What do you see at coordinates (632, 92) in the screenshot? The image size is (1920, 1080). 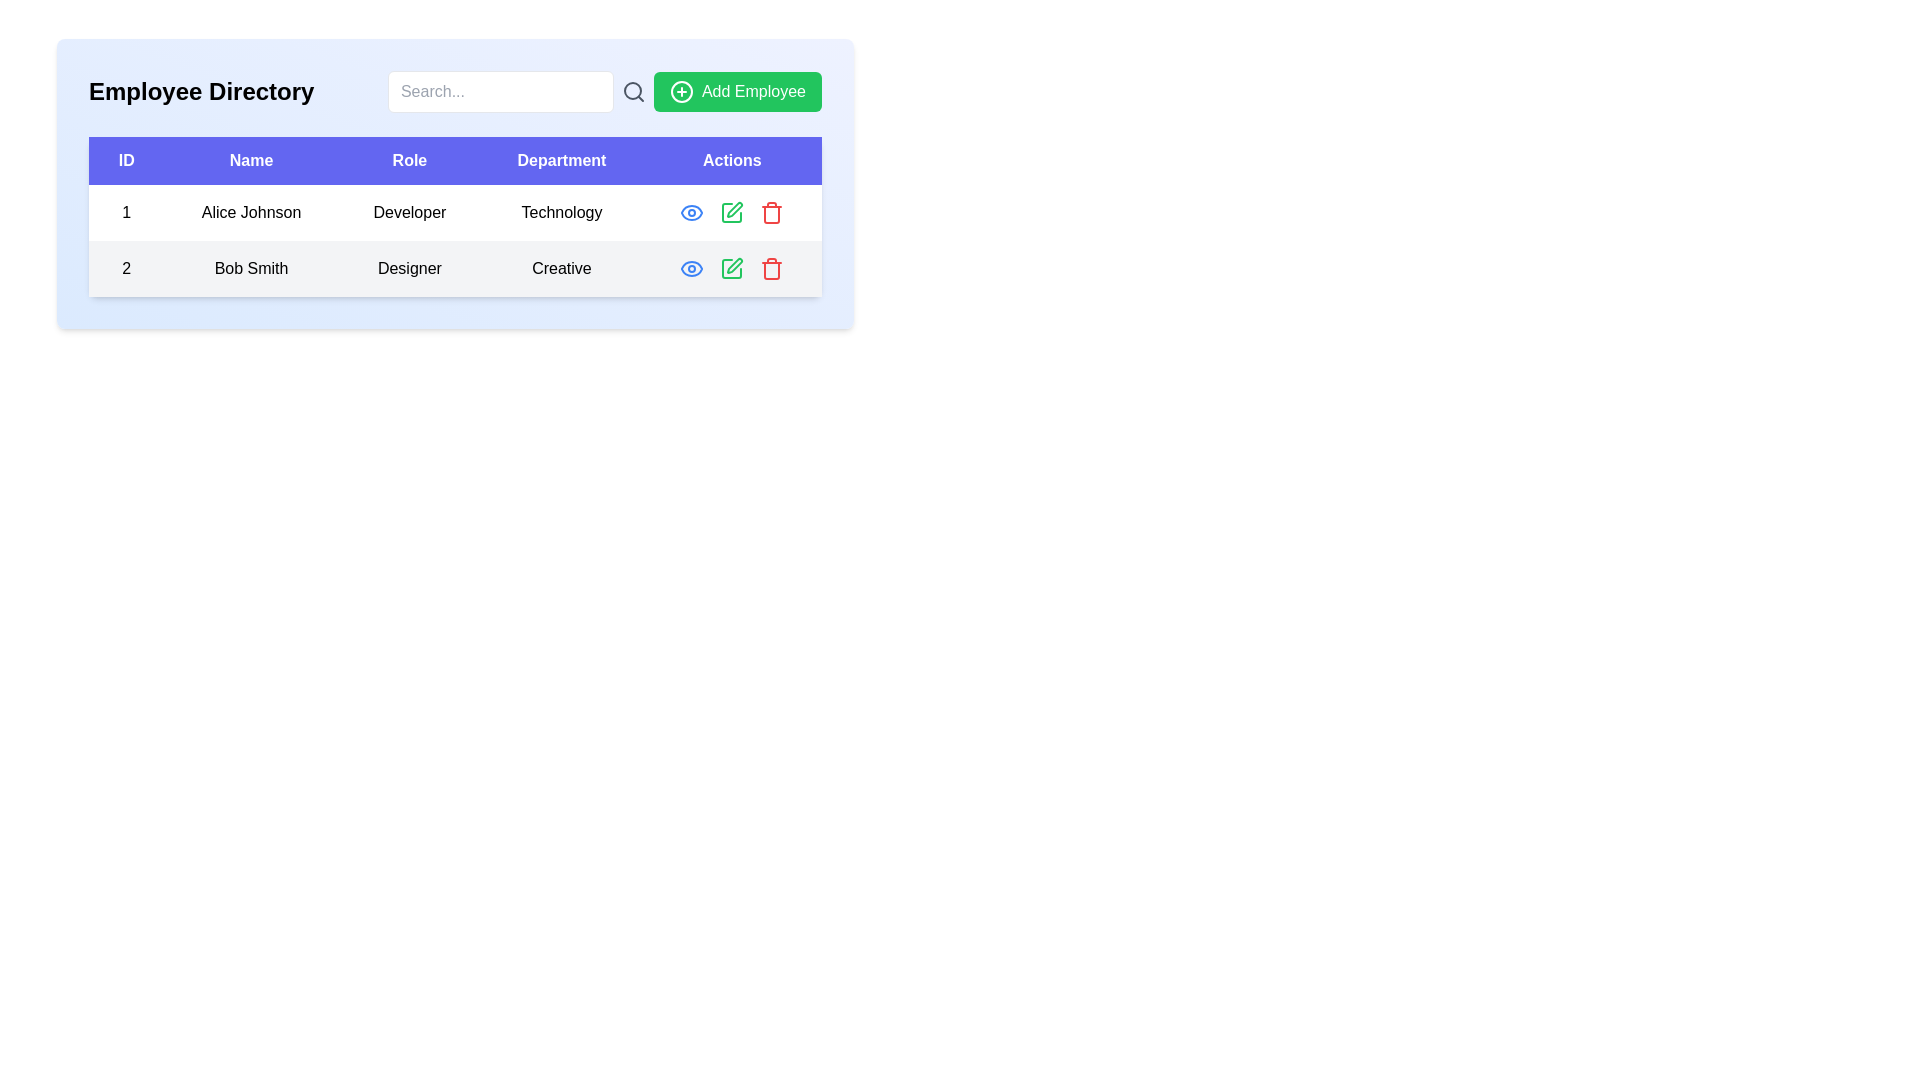 I see `the magnifying glass icon, which indicates a search function, to invoke a search` at bounding box center [632, 92].